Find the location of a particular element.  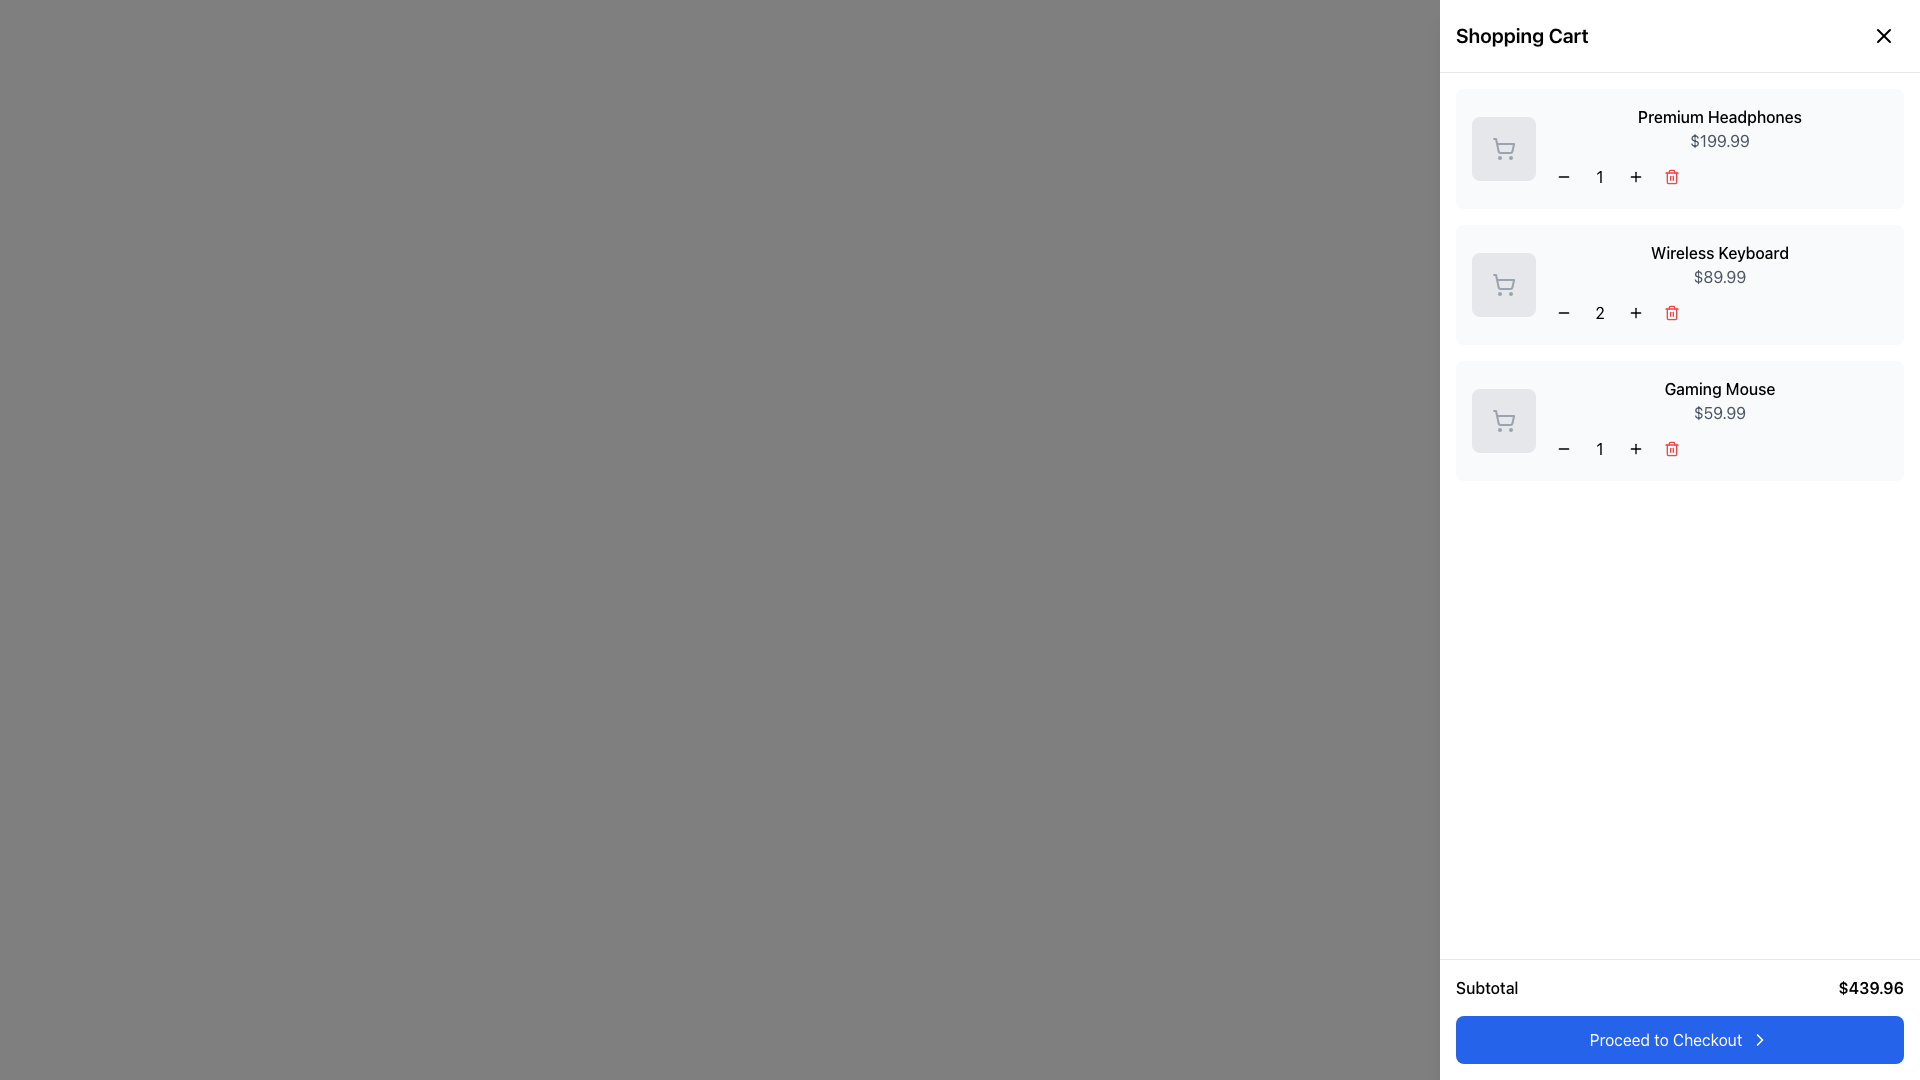

the light gray square icon containing a shopping cart, located in the leftmost part of the 'Gaming Mouse' section of the shopping cart interface is located at coordinates (1503, 419).